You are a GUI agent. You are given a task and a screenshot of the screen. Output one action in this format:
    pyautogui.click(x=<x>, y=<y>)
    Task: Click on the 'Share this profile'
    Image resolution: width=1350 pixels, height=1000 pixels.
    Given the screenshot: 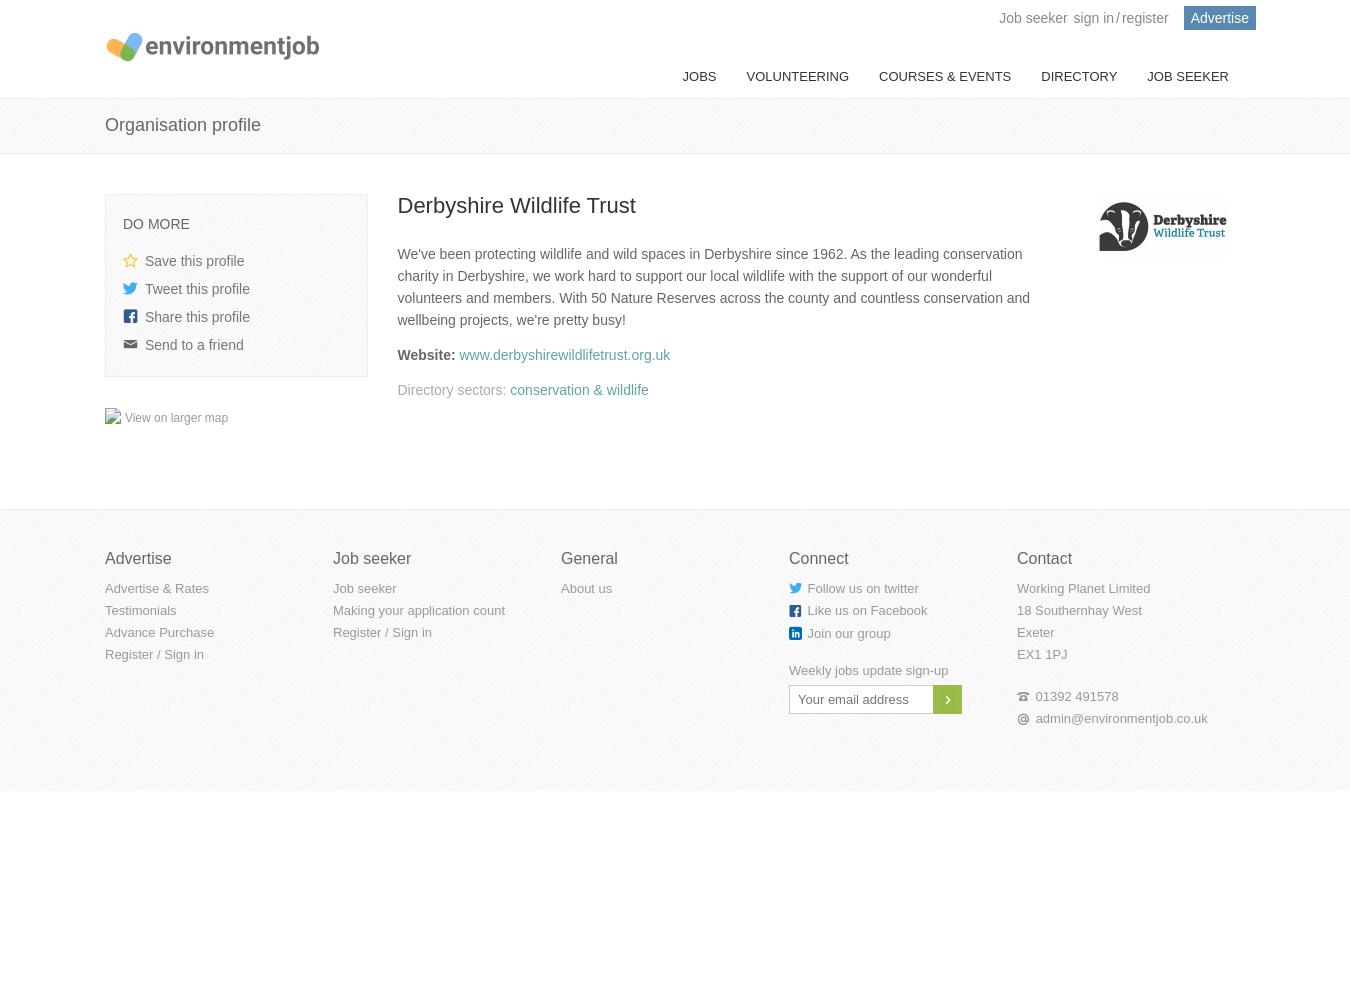 What is the action you would take?
    pyautogui.click(x=144, y=316)
    